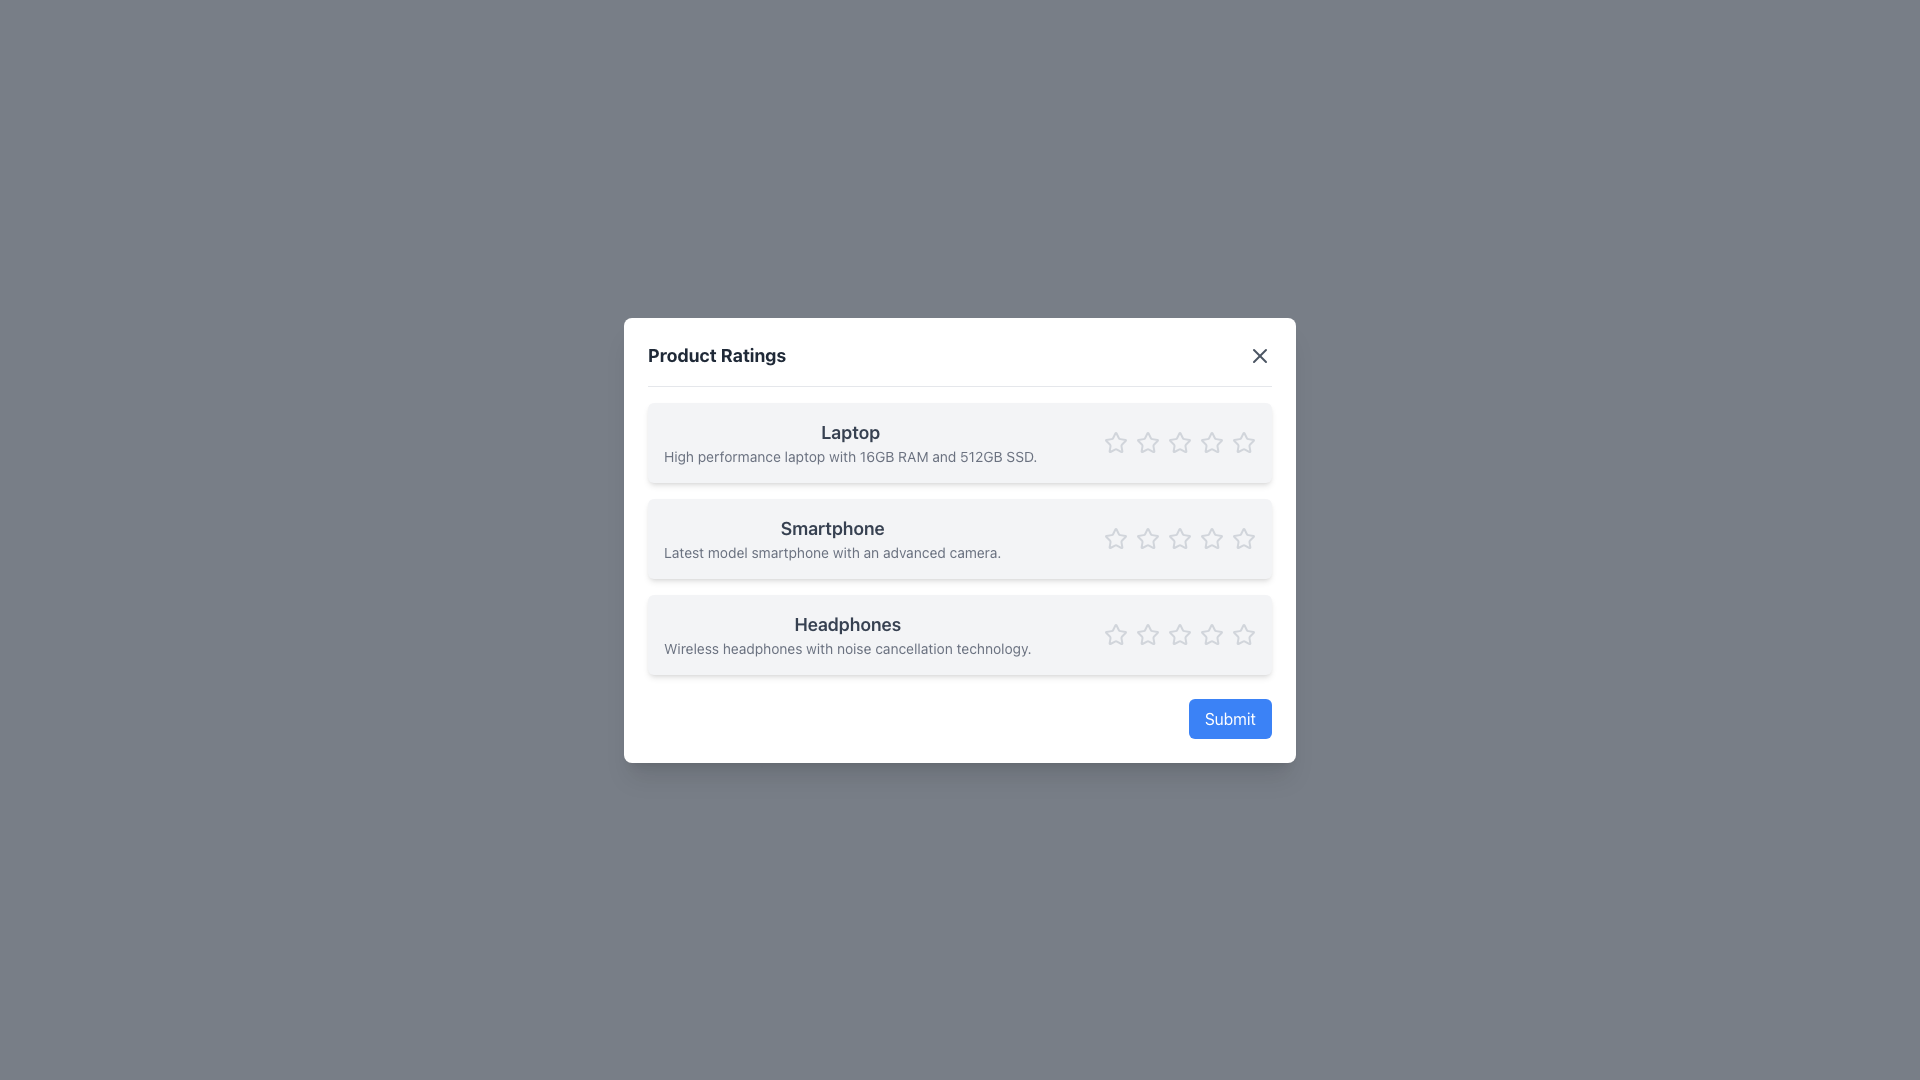 This screenshot has height=1080, width=1920. I want to click on the rightmost star icon in the rating section labeled 'Laptop', so click(1210, 441).